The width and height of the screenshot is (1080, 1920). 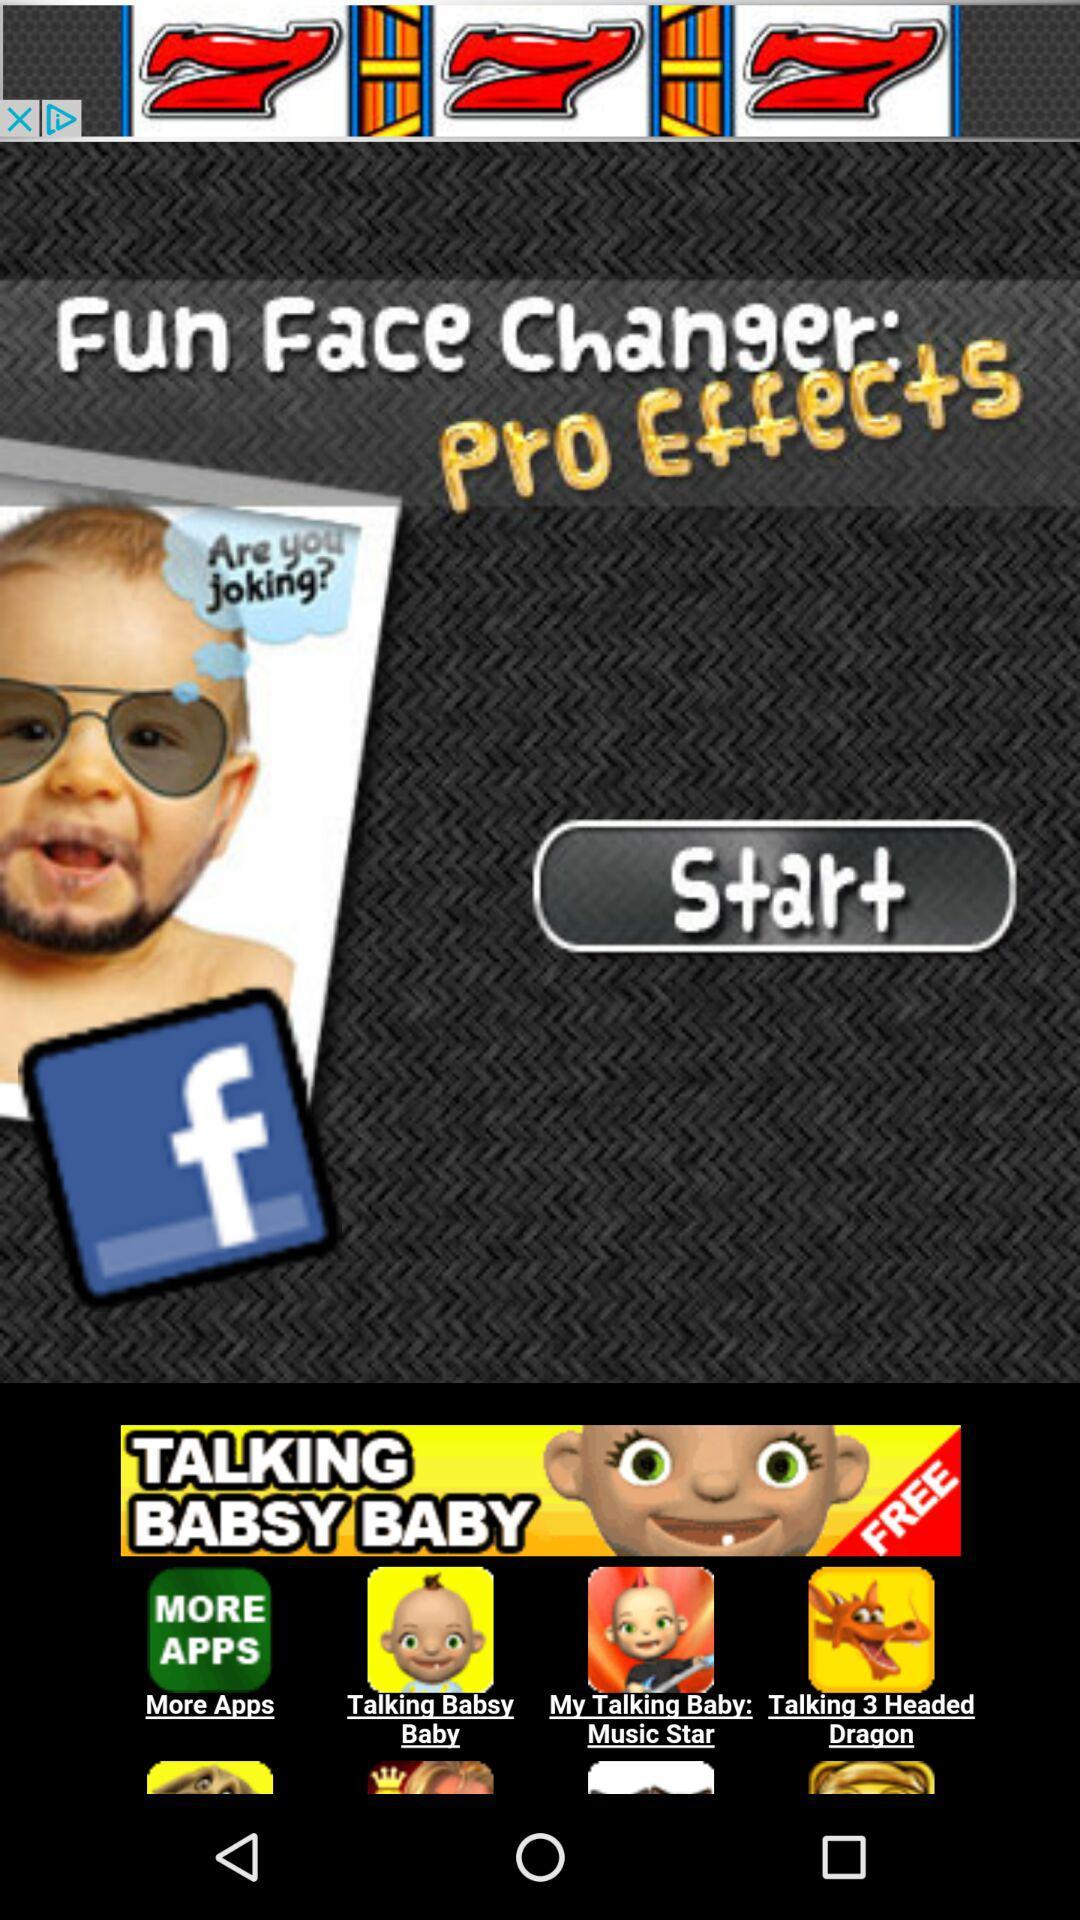 What do you see at coordinates (540, 761) in the screenshot?
I see `advertisement` at bounding box center [540, 761].